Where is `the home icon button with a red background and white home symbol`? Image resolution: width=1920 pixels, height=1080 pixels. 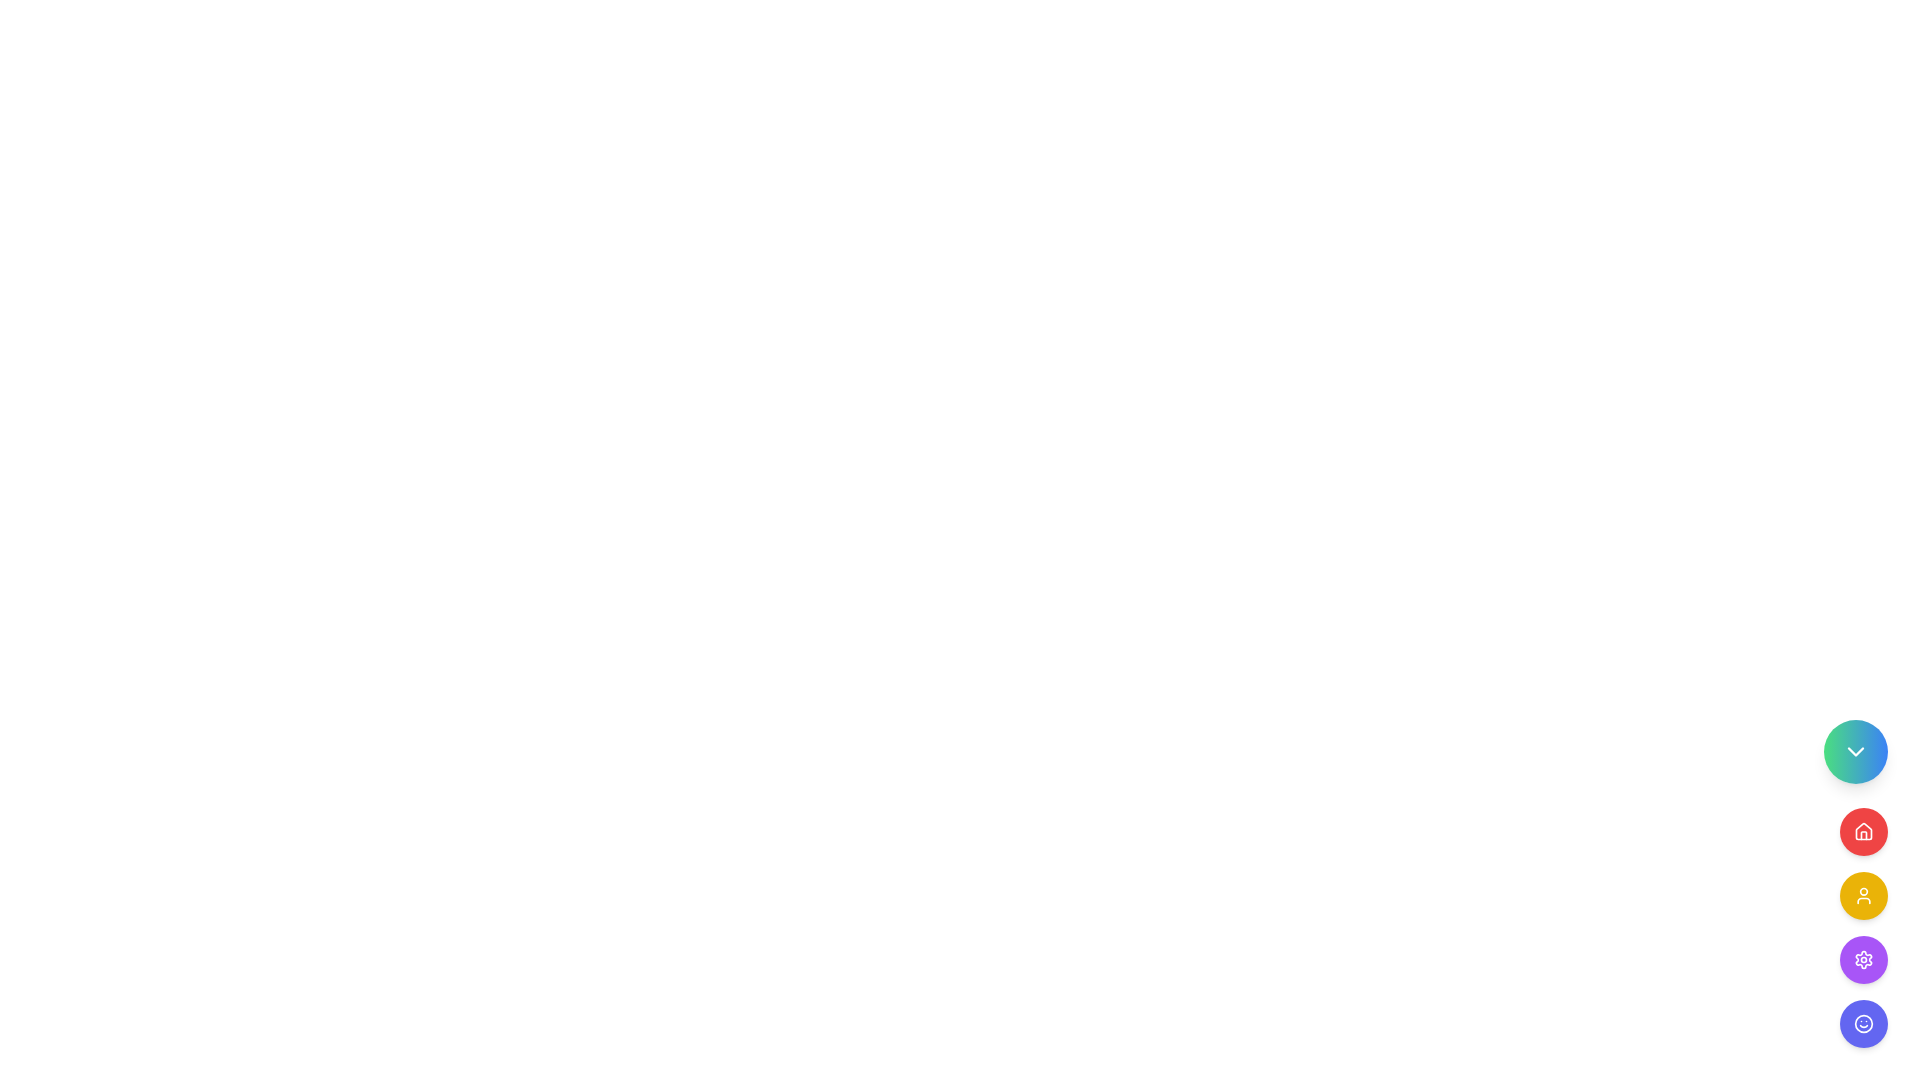 the home icon button with a red background and white home symbol is located at coordinates (1862, 832).